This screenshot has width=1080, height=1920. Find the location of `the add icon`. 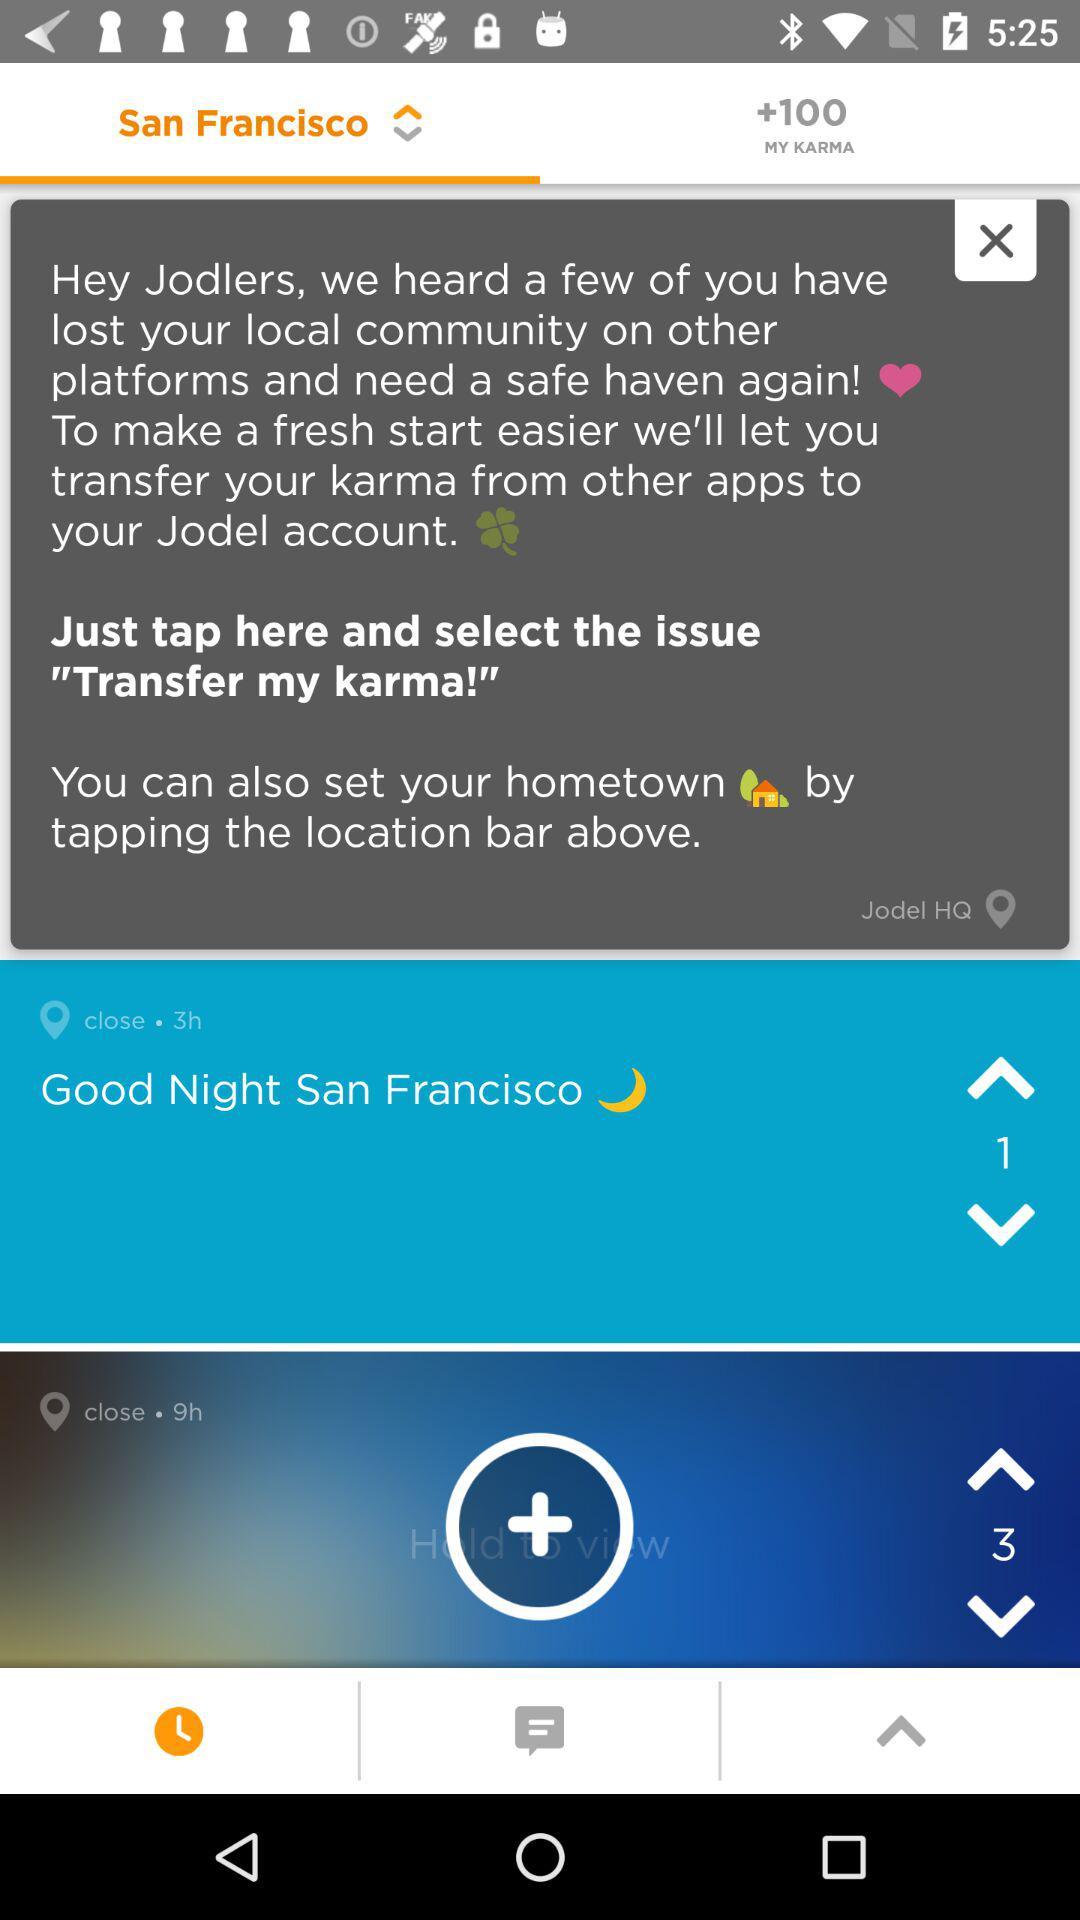

the add icon is located at coordinates (538, 1525).